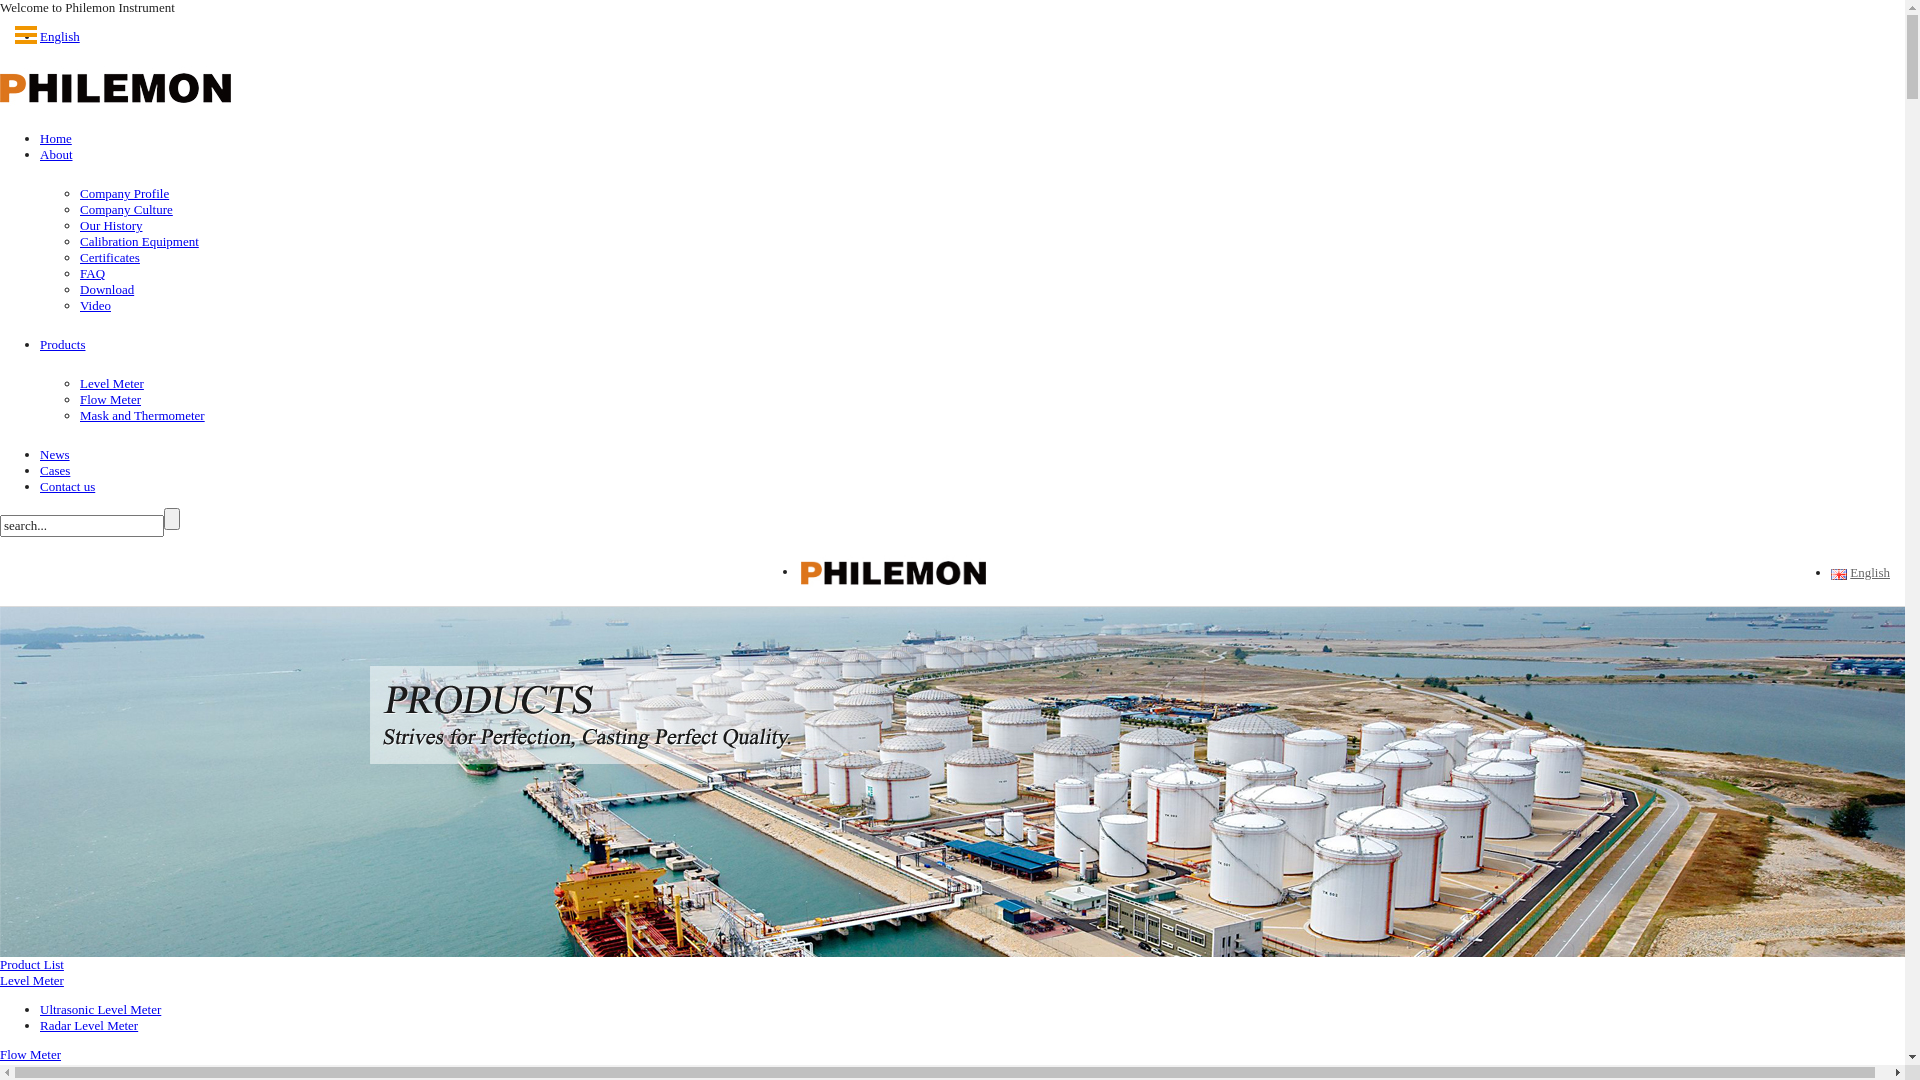 The width and height of the screenshot is (1920, 1080). I want to click on 'Ultrasonic Level Meter', so click(99, 1009).